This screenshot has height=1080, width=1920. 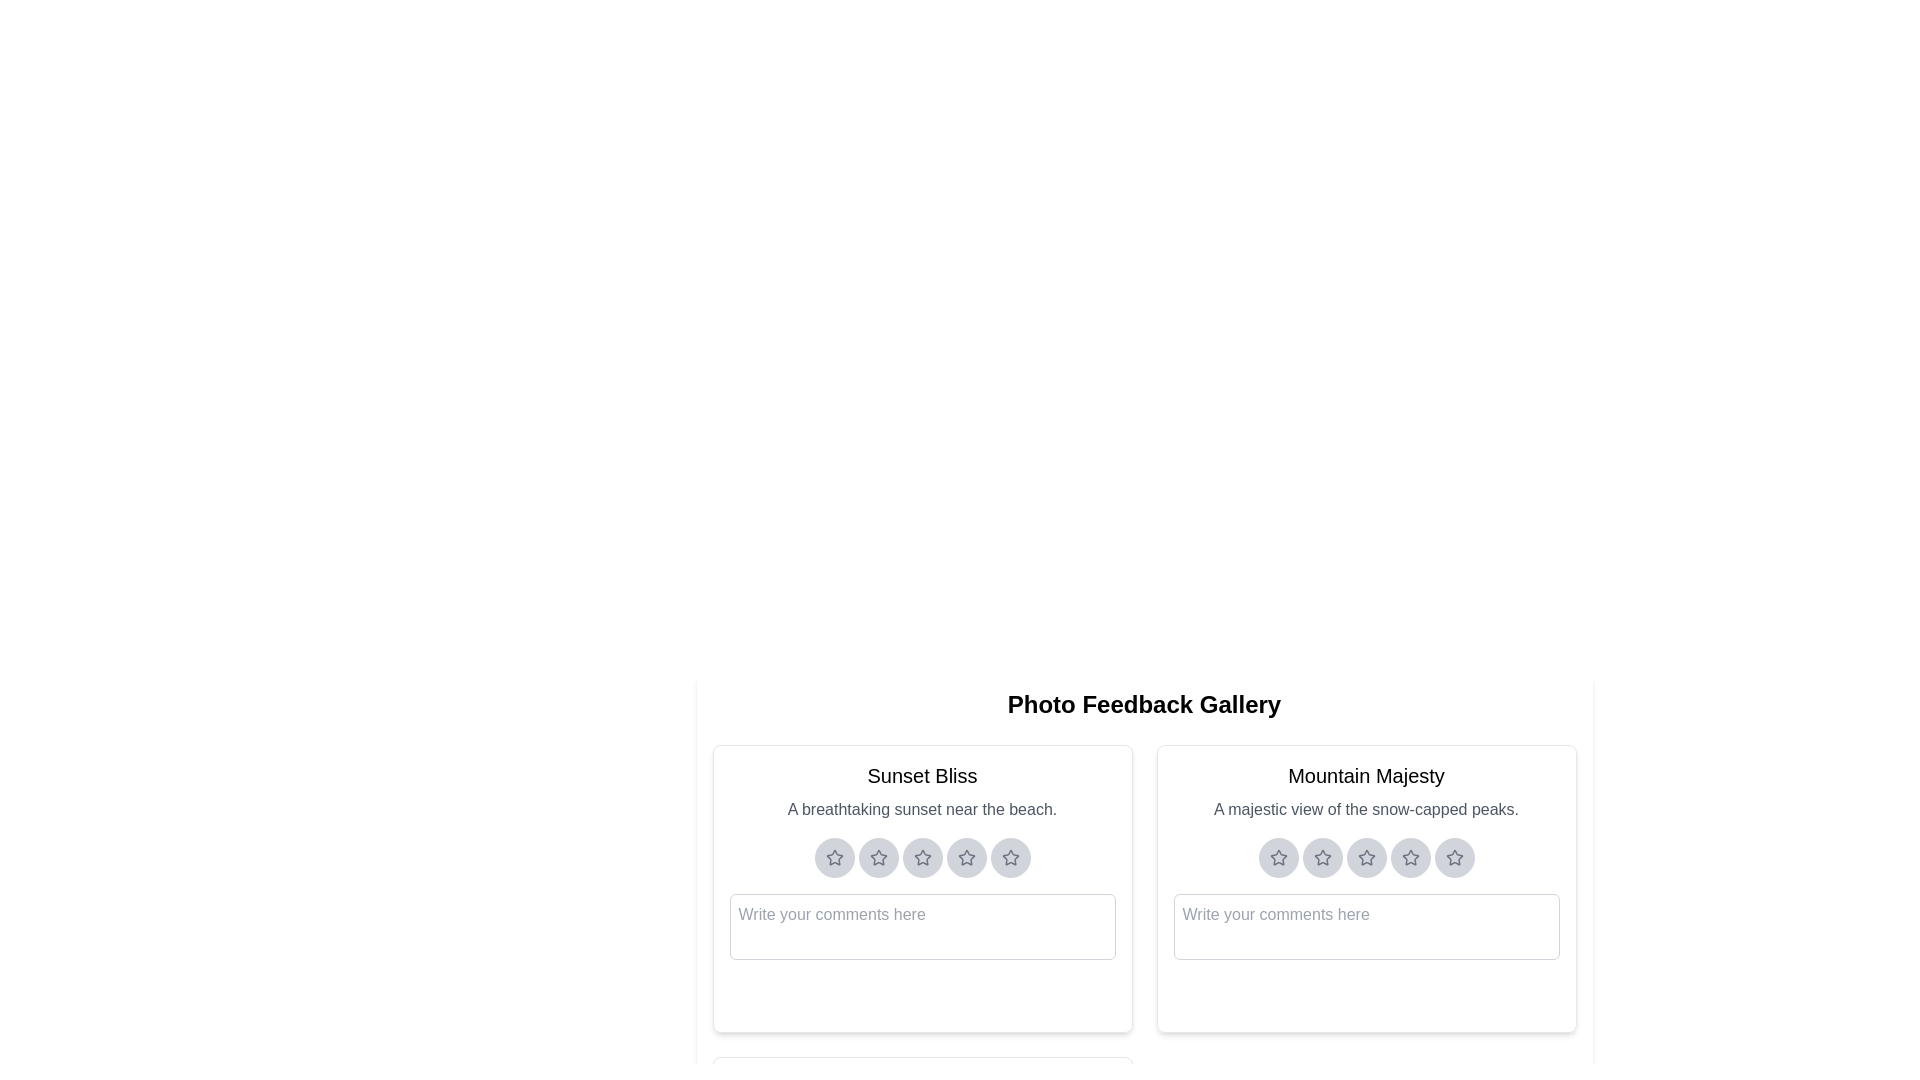 What do you see at coordinates (834, 856) in the screenshot?
I see `the interactive button with a gray background and star icon located under the title 'Sunset Bliss' in the rating section of the feedback card to interact visually` at bounding box center [834, 856].